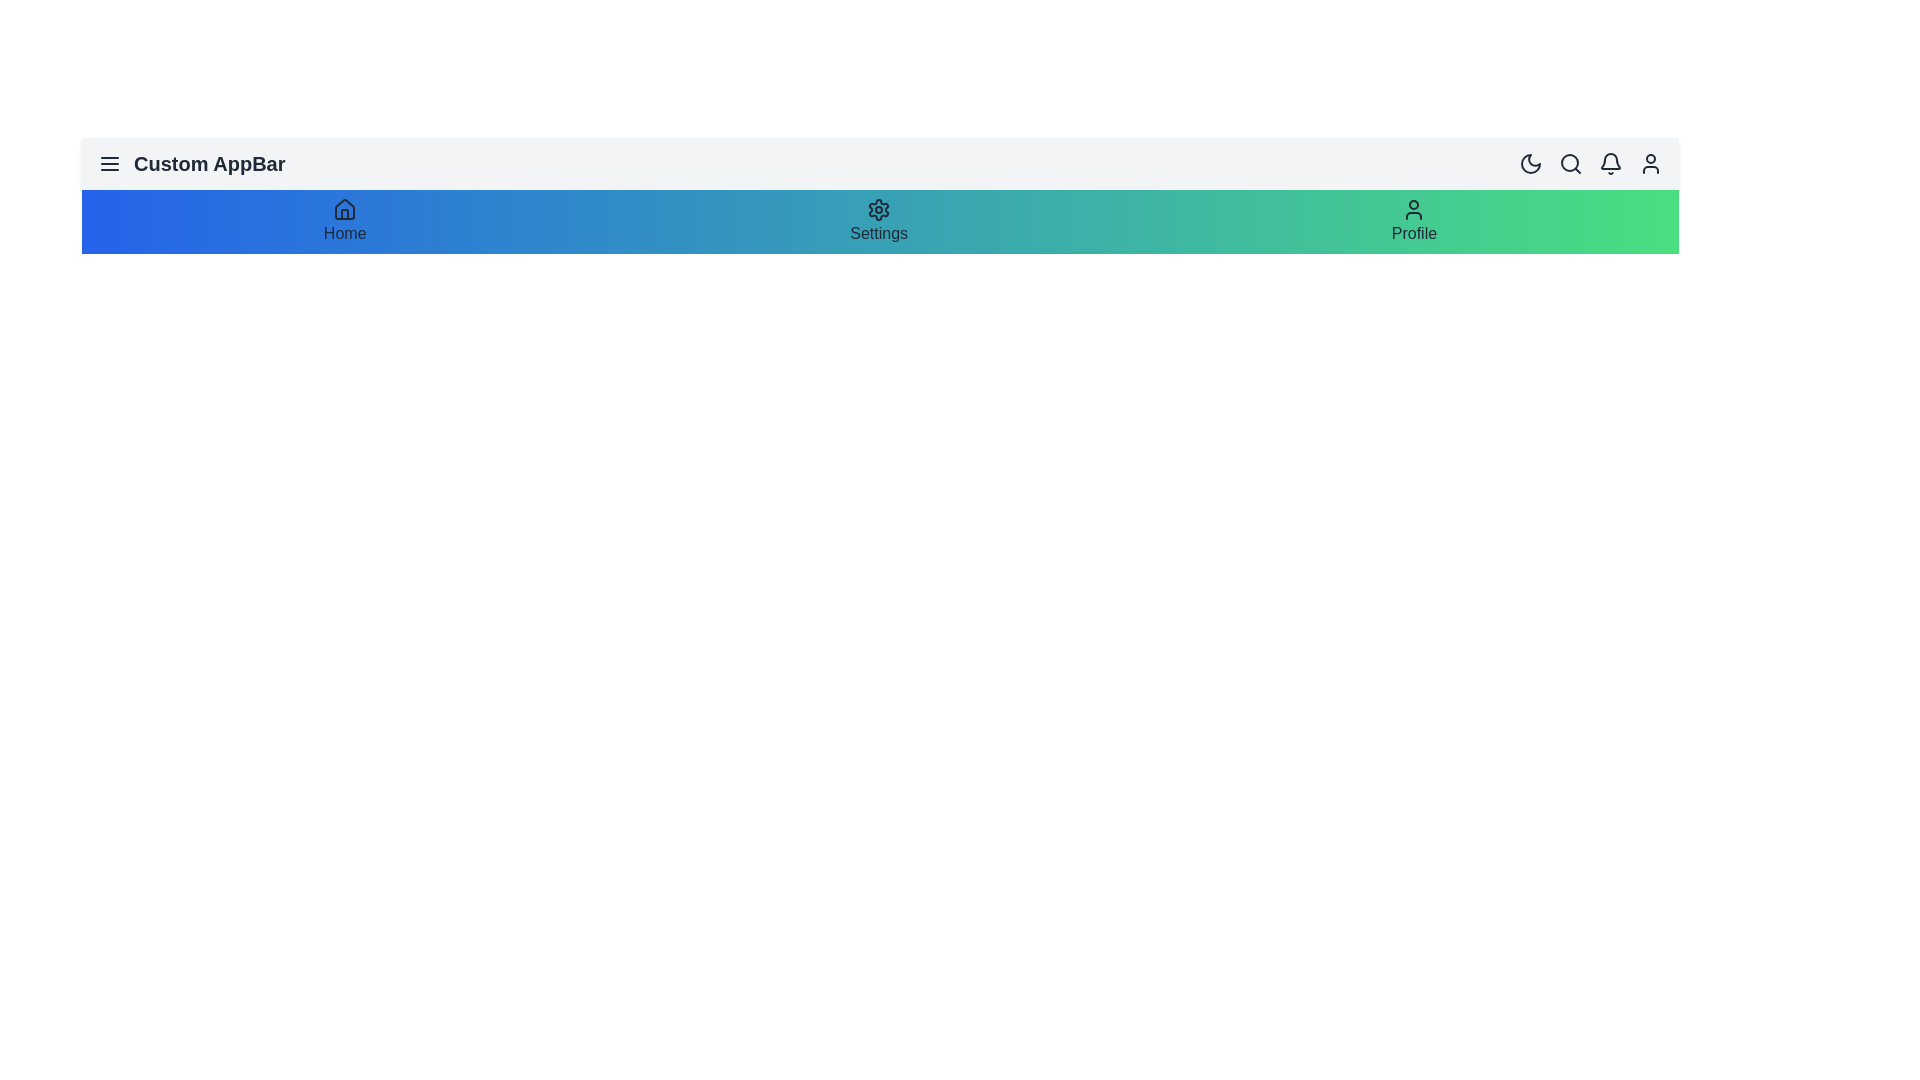  I want to click on the Profile button to navigate to the Profile section, so click(1413, 233).